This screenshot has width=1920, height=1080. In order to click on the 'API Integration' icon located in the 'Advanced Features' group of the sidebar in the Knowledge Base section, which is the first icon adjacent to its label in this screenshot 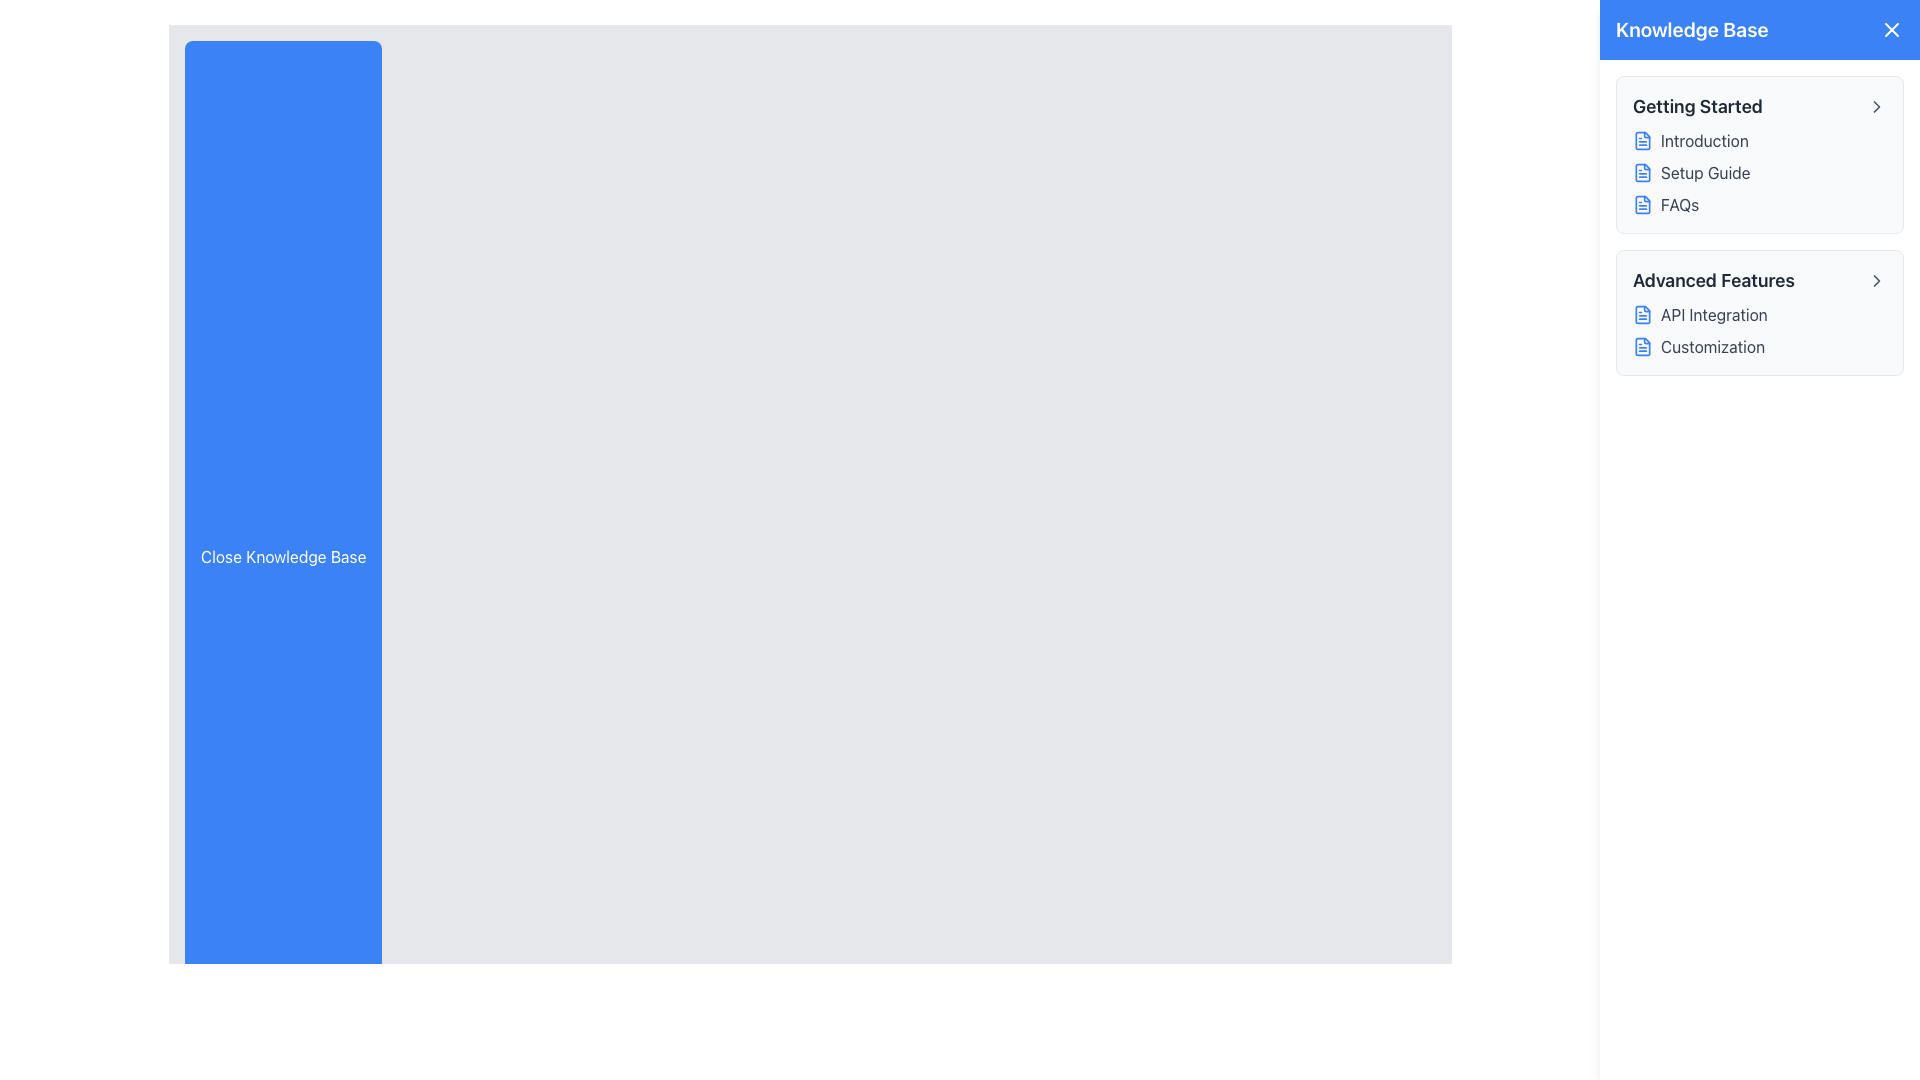, I will do `click(1642, 315)`.